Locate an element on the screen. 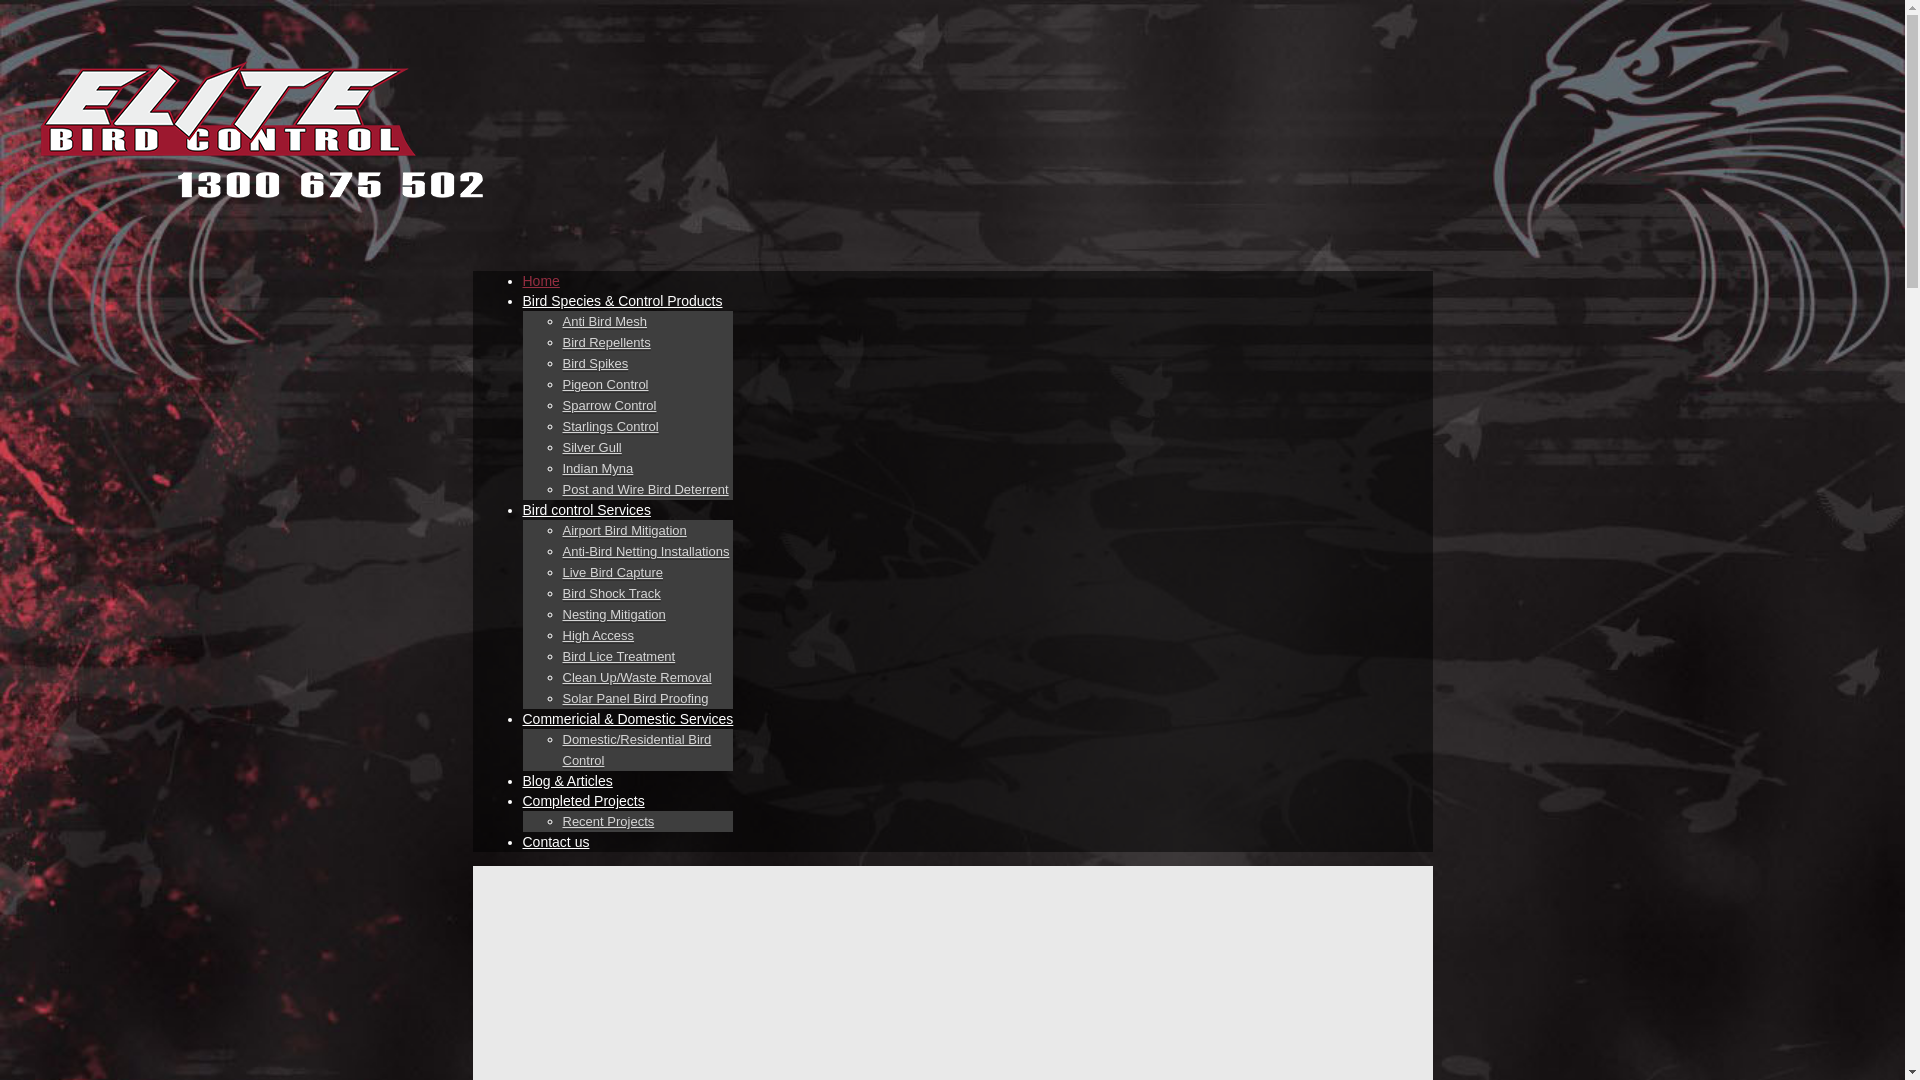 This screenshot has height=1080, width=1920. 'Bird Spikes' is located at coordinates (594, 363).